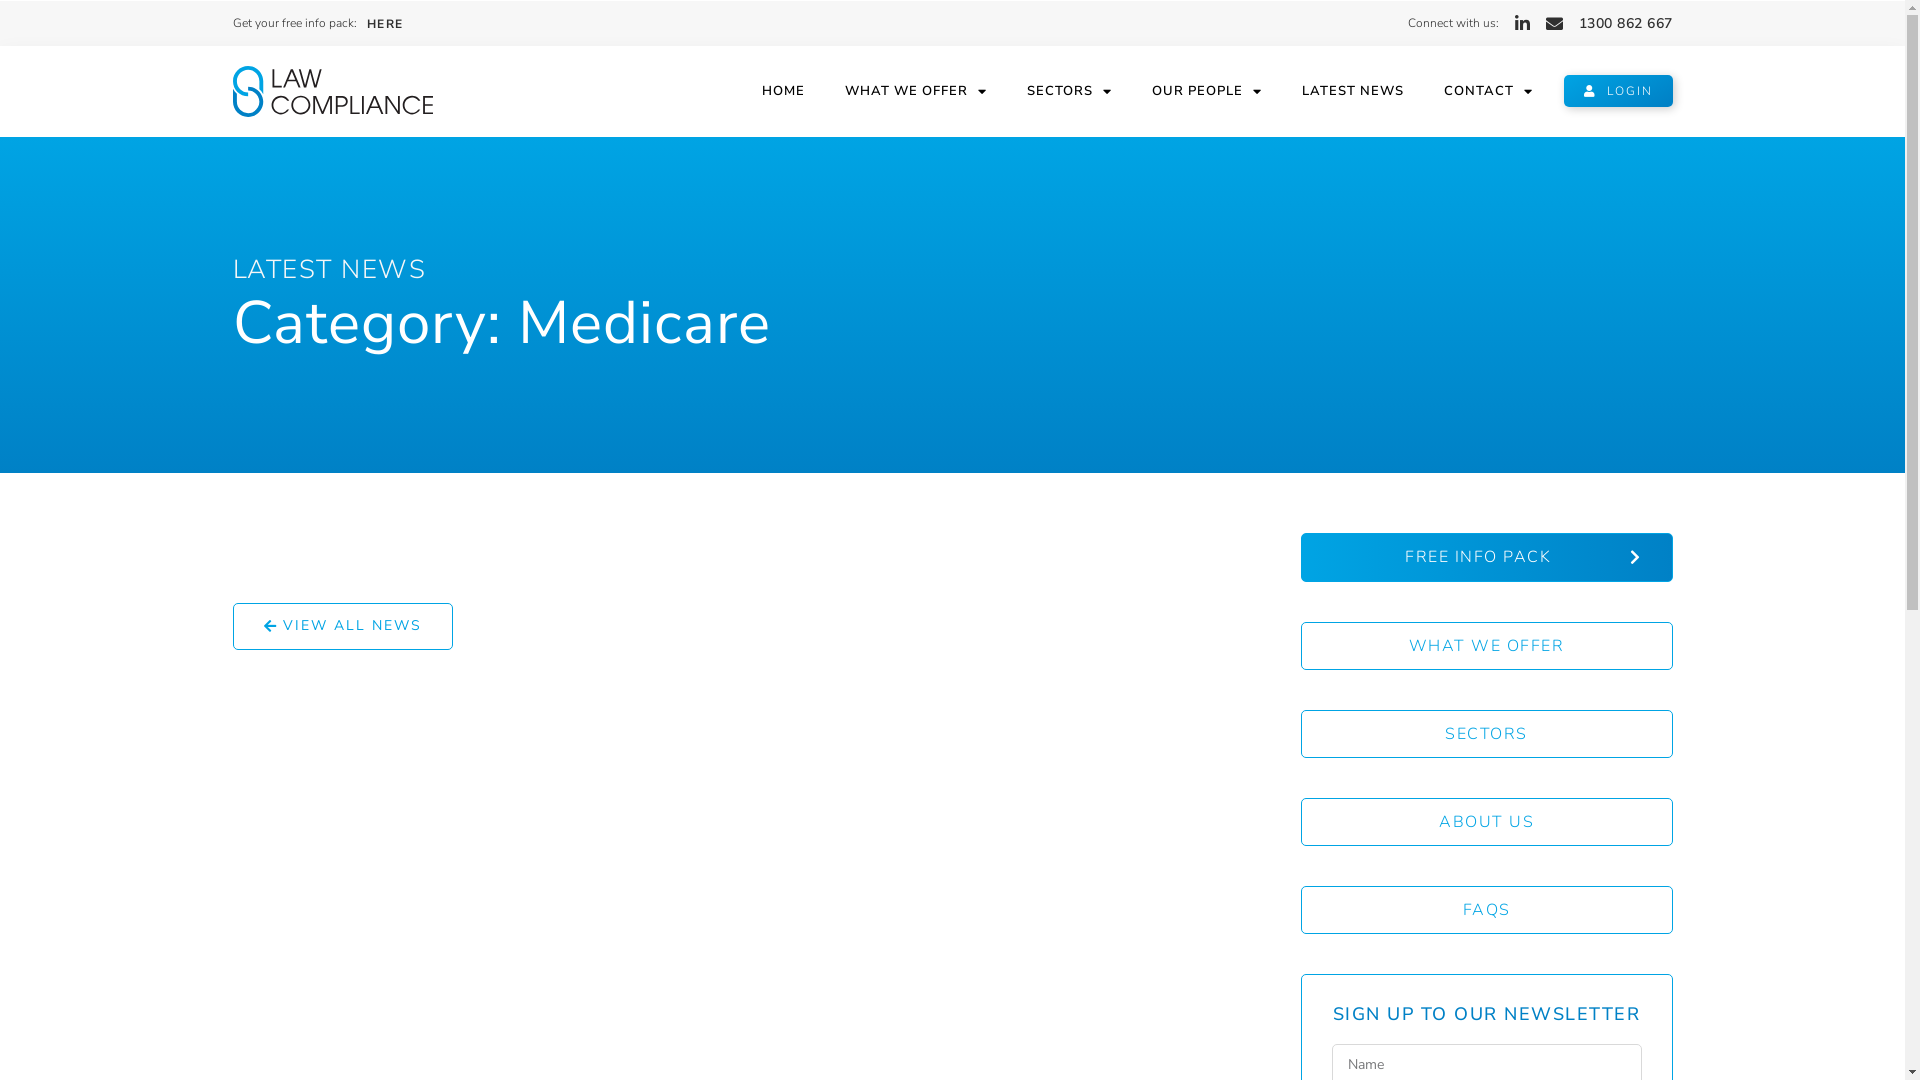  Describe the element at coordinates (1486, 821) in the screenshot. I see `'ABOUT US'` at that location.